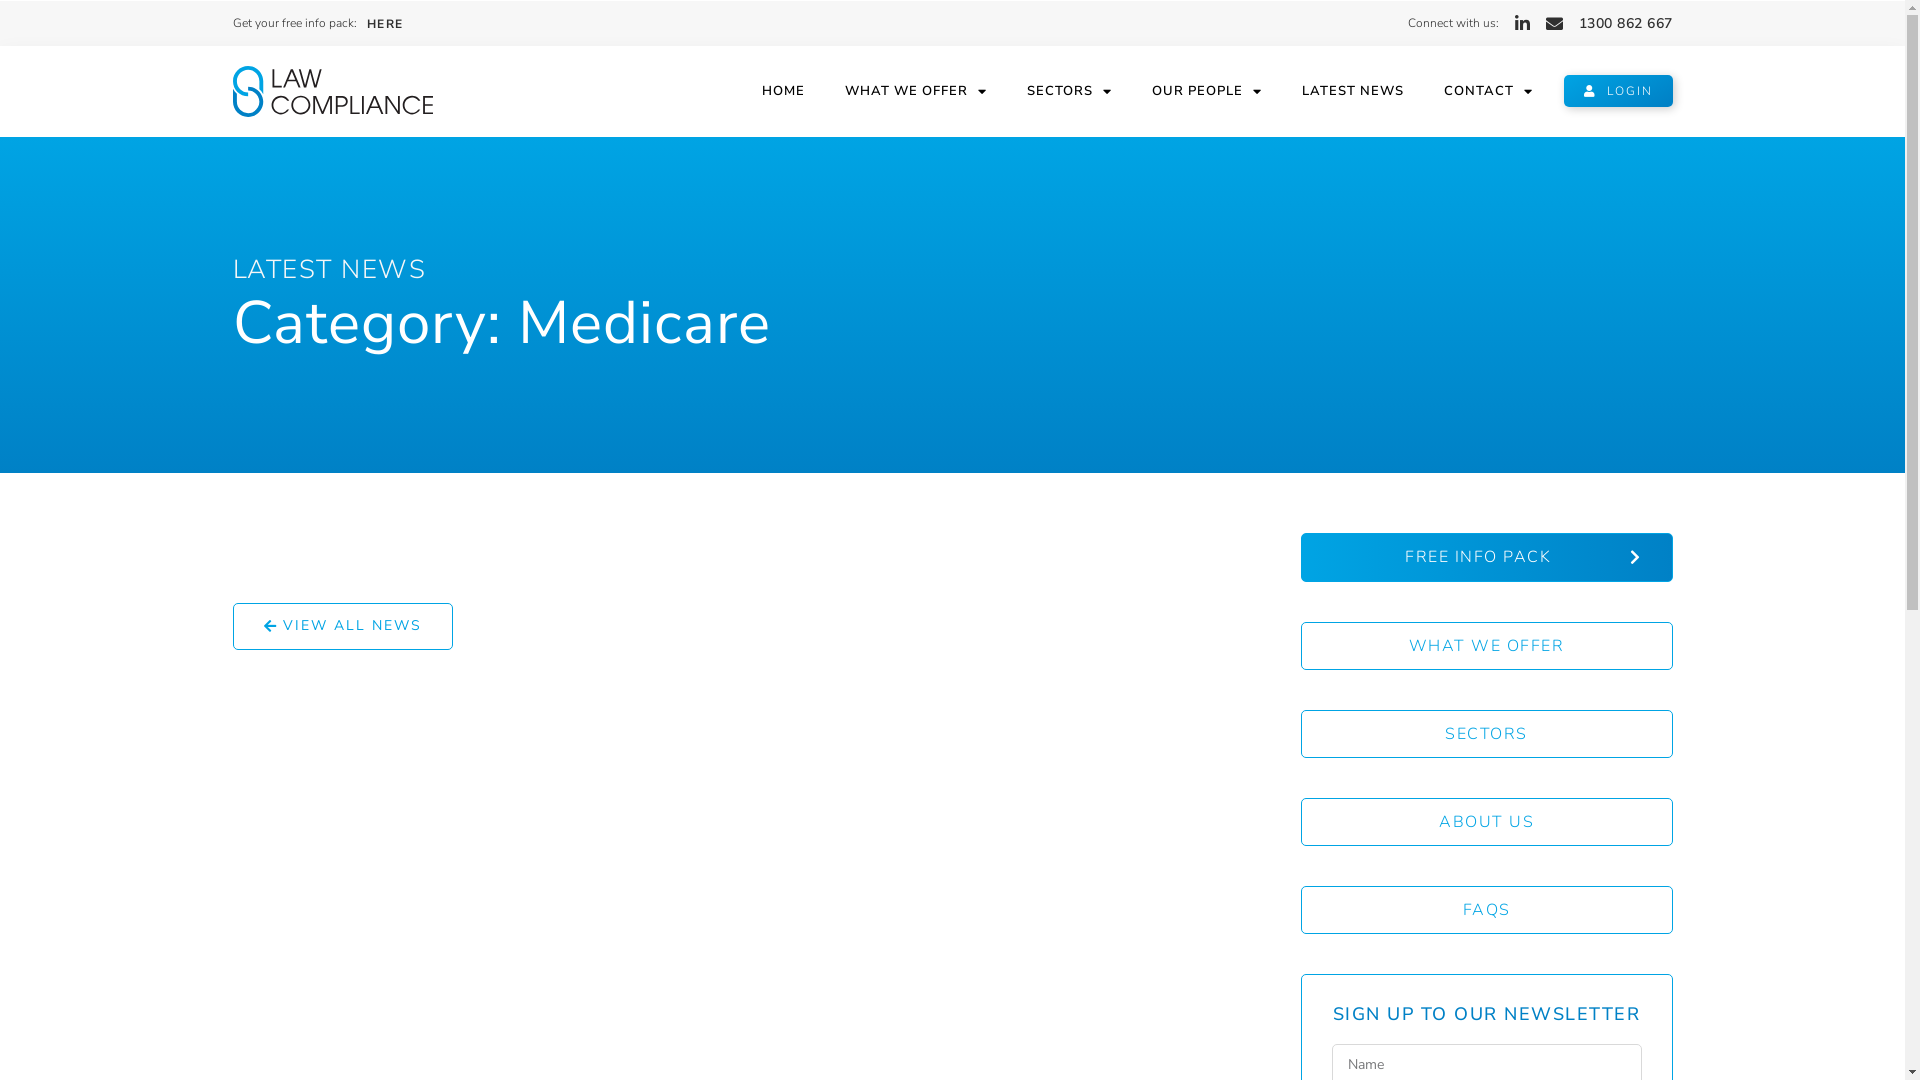  Describe the element at coordinates (1486, 821) in the screenshot. I see `'ABOUT US'` at that location.